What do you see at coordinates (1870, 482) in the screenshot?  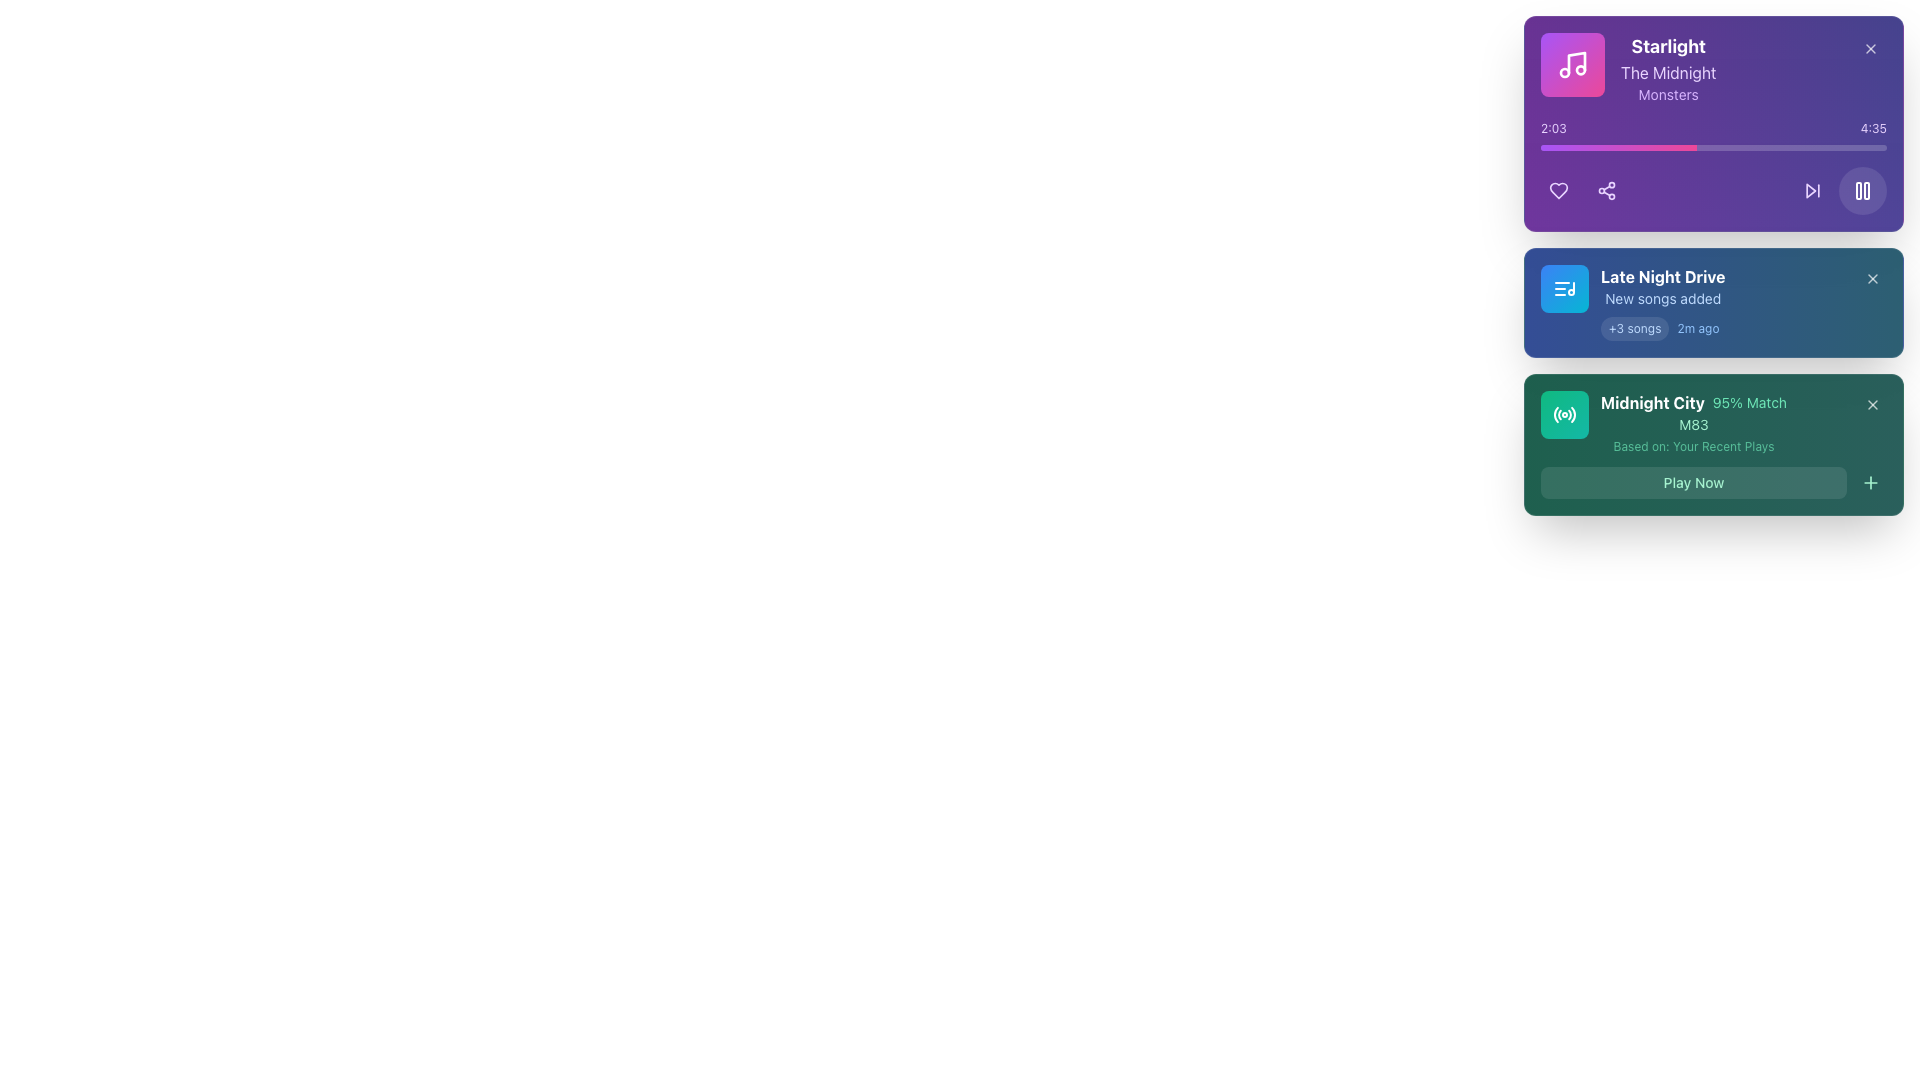 I see `the 'add' button located in the bottom-right corner of the green card, which is the third item in the vertically stacked list of cards` at bounding box center [1870, 482].